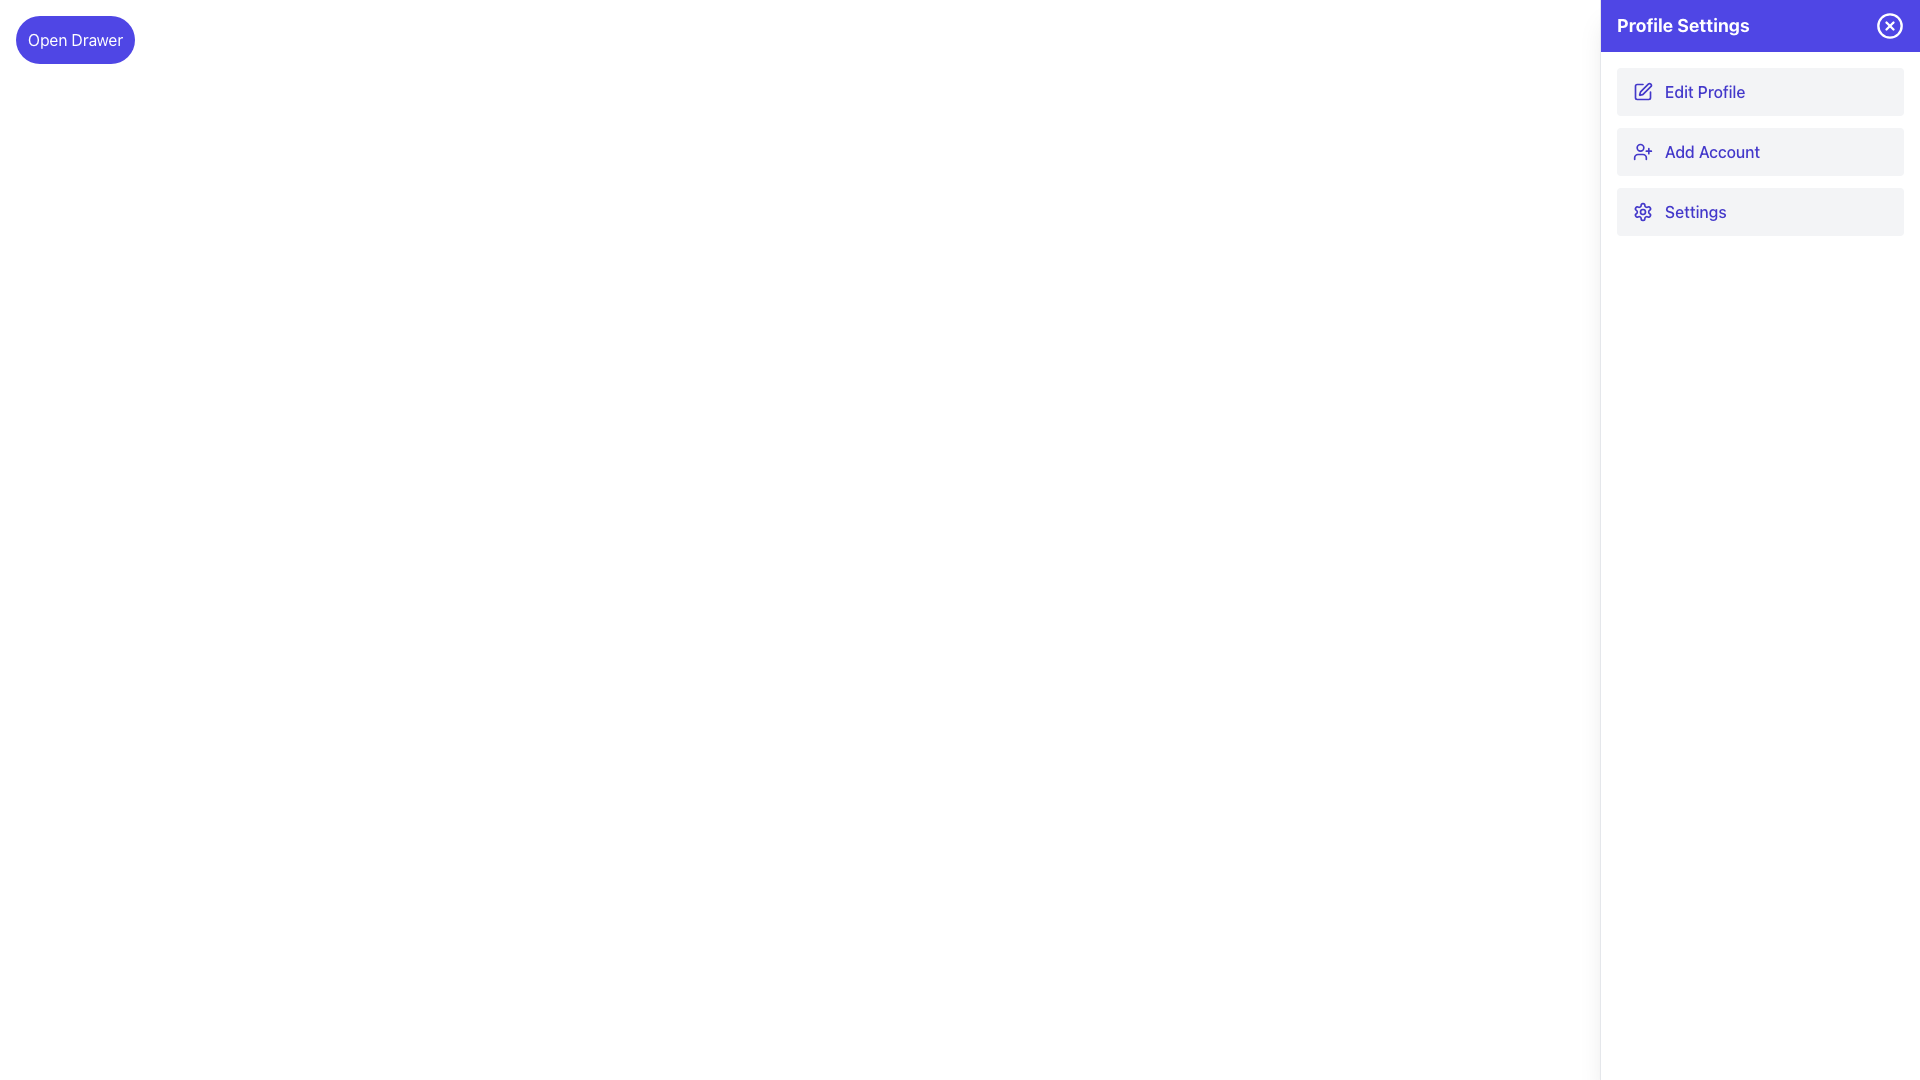 The width and height of the screenshot is (1920, 1080). What do you see at coordinates (1642, 150) in the screenshot?
I see `the user icon with a blue outline and plus sign, located next to the 'Add Account' text in the 'Profile Settings' section of the side panel` at bounding box center [1642, 150].